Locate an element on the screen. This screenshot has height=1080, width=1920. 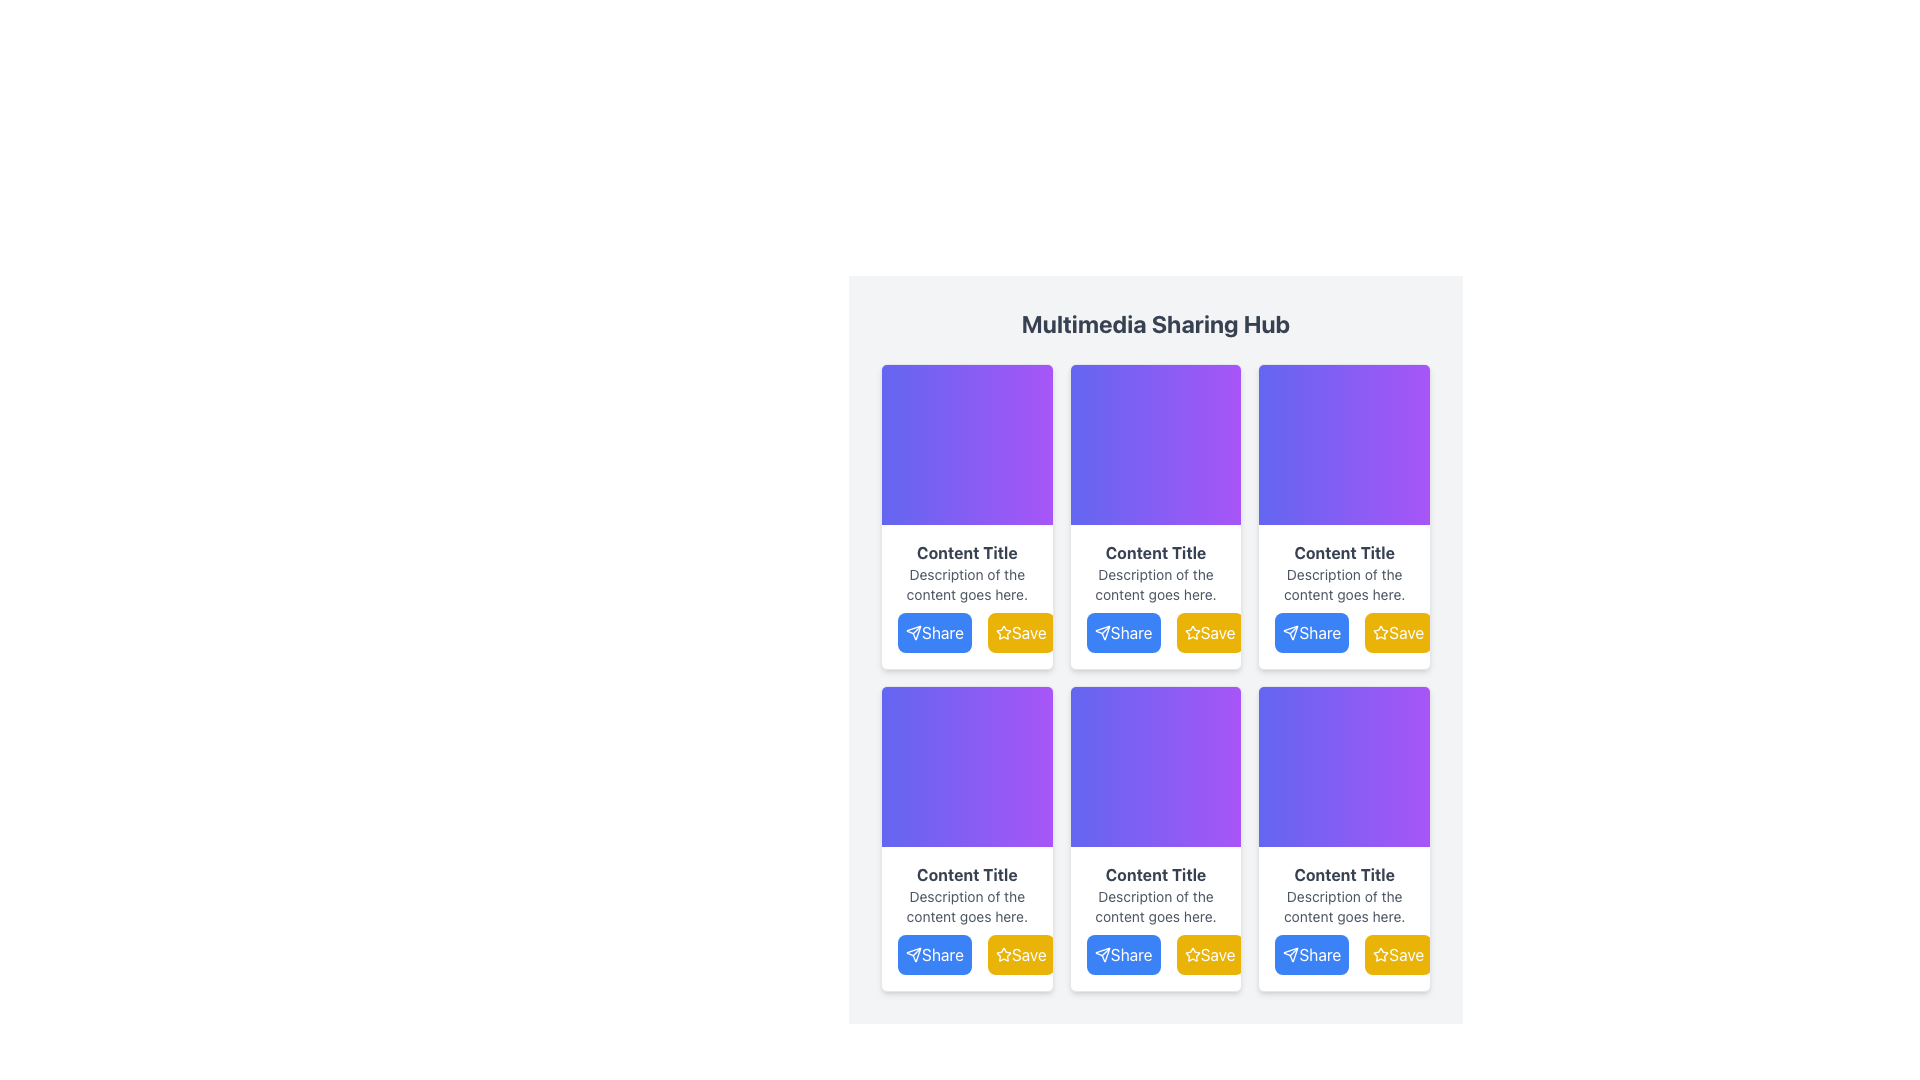
the 'Send' icon resembling a paper airplane located in the bottom left corner of the content card is located at coordinates (1291, 952).